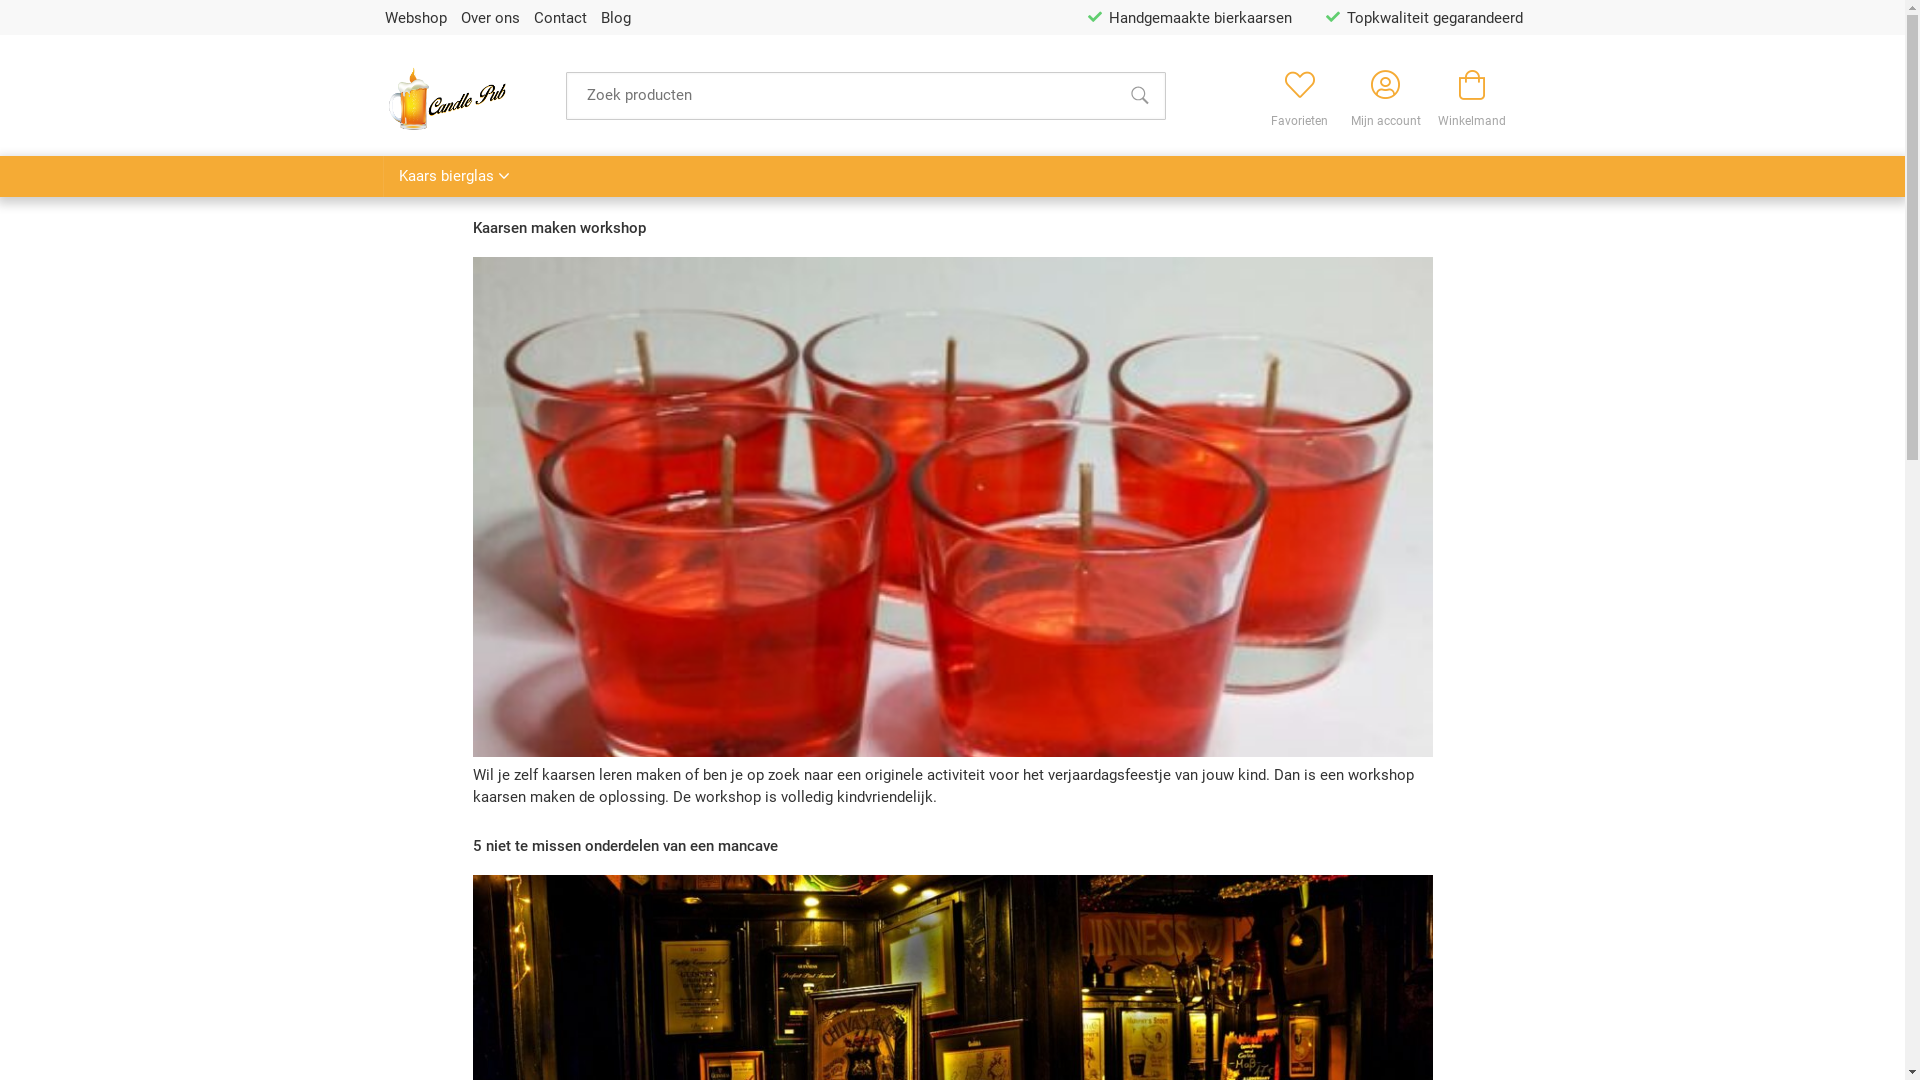 Image resolution: width=1920 pixels, height=1080 pixels. Describe the element at coordinates (451, 175) in the screenshot. I see `'Kaars bierglas'` at that location.